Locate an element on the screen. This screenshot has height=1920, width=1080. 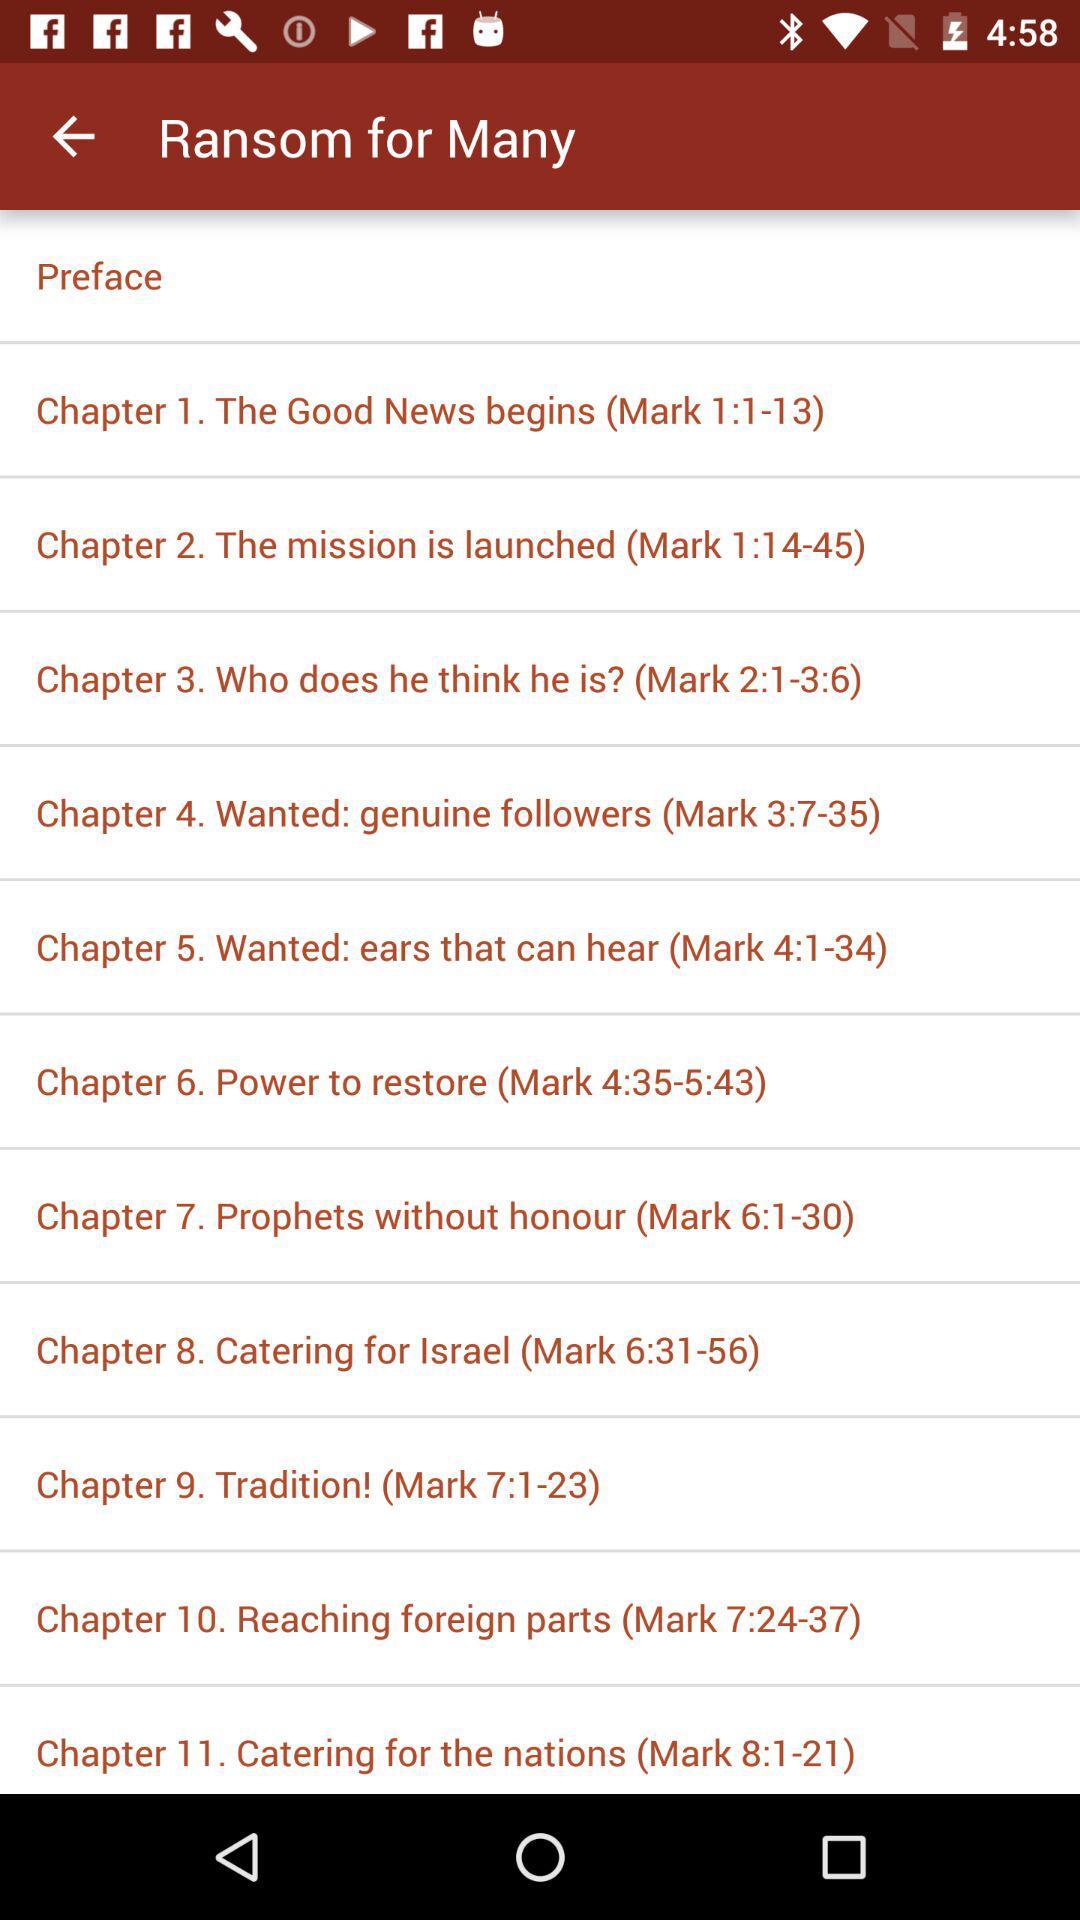
the item above preface is located at coordinates (72, 135).